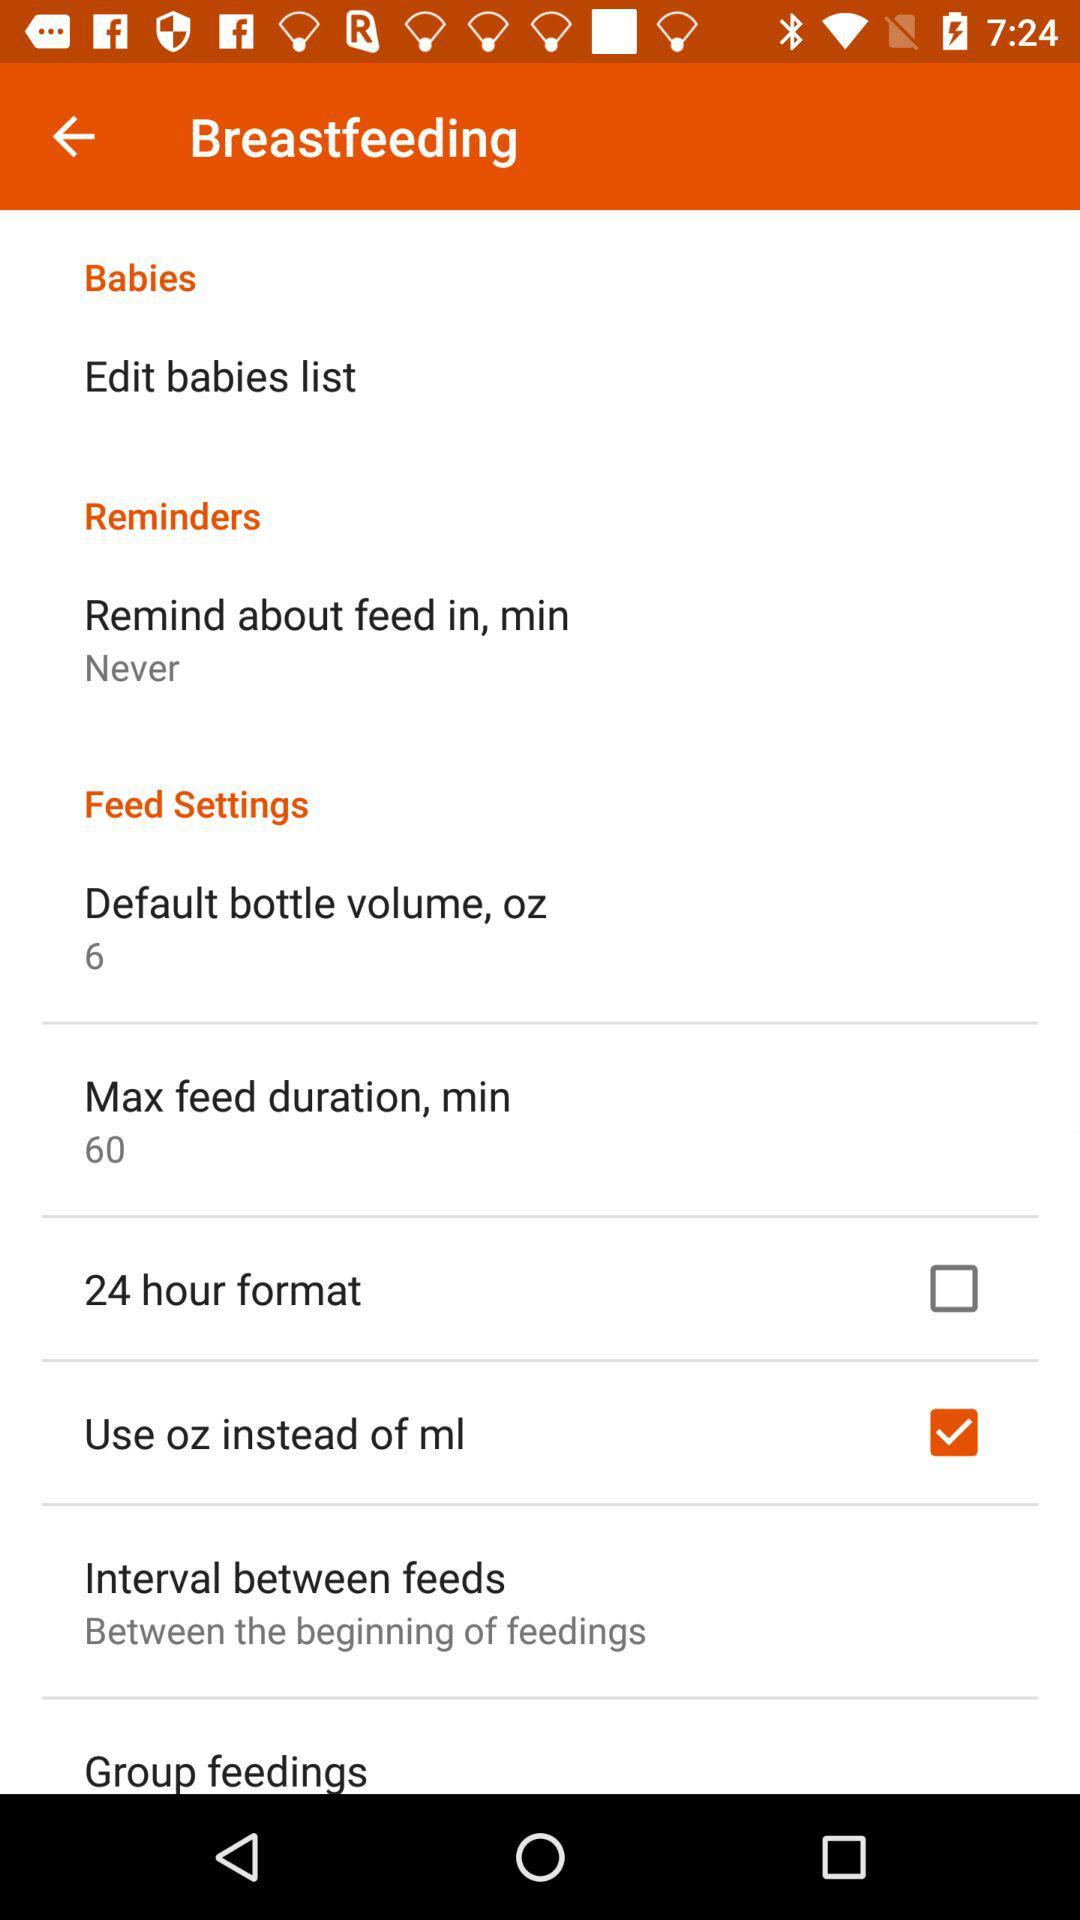 The image size is (1080, 1920). Describe the element at coordinates (274, 1431) in the screenshot. I see `the use oz instead icon` at that location.